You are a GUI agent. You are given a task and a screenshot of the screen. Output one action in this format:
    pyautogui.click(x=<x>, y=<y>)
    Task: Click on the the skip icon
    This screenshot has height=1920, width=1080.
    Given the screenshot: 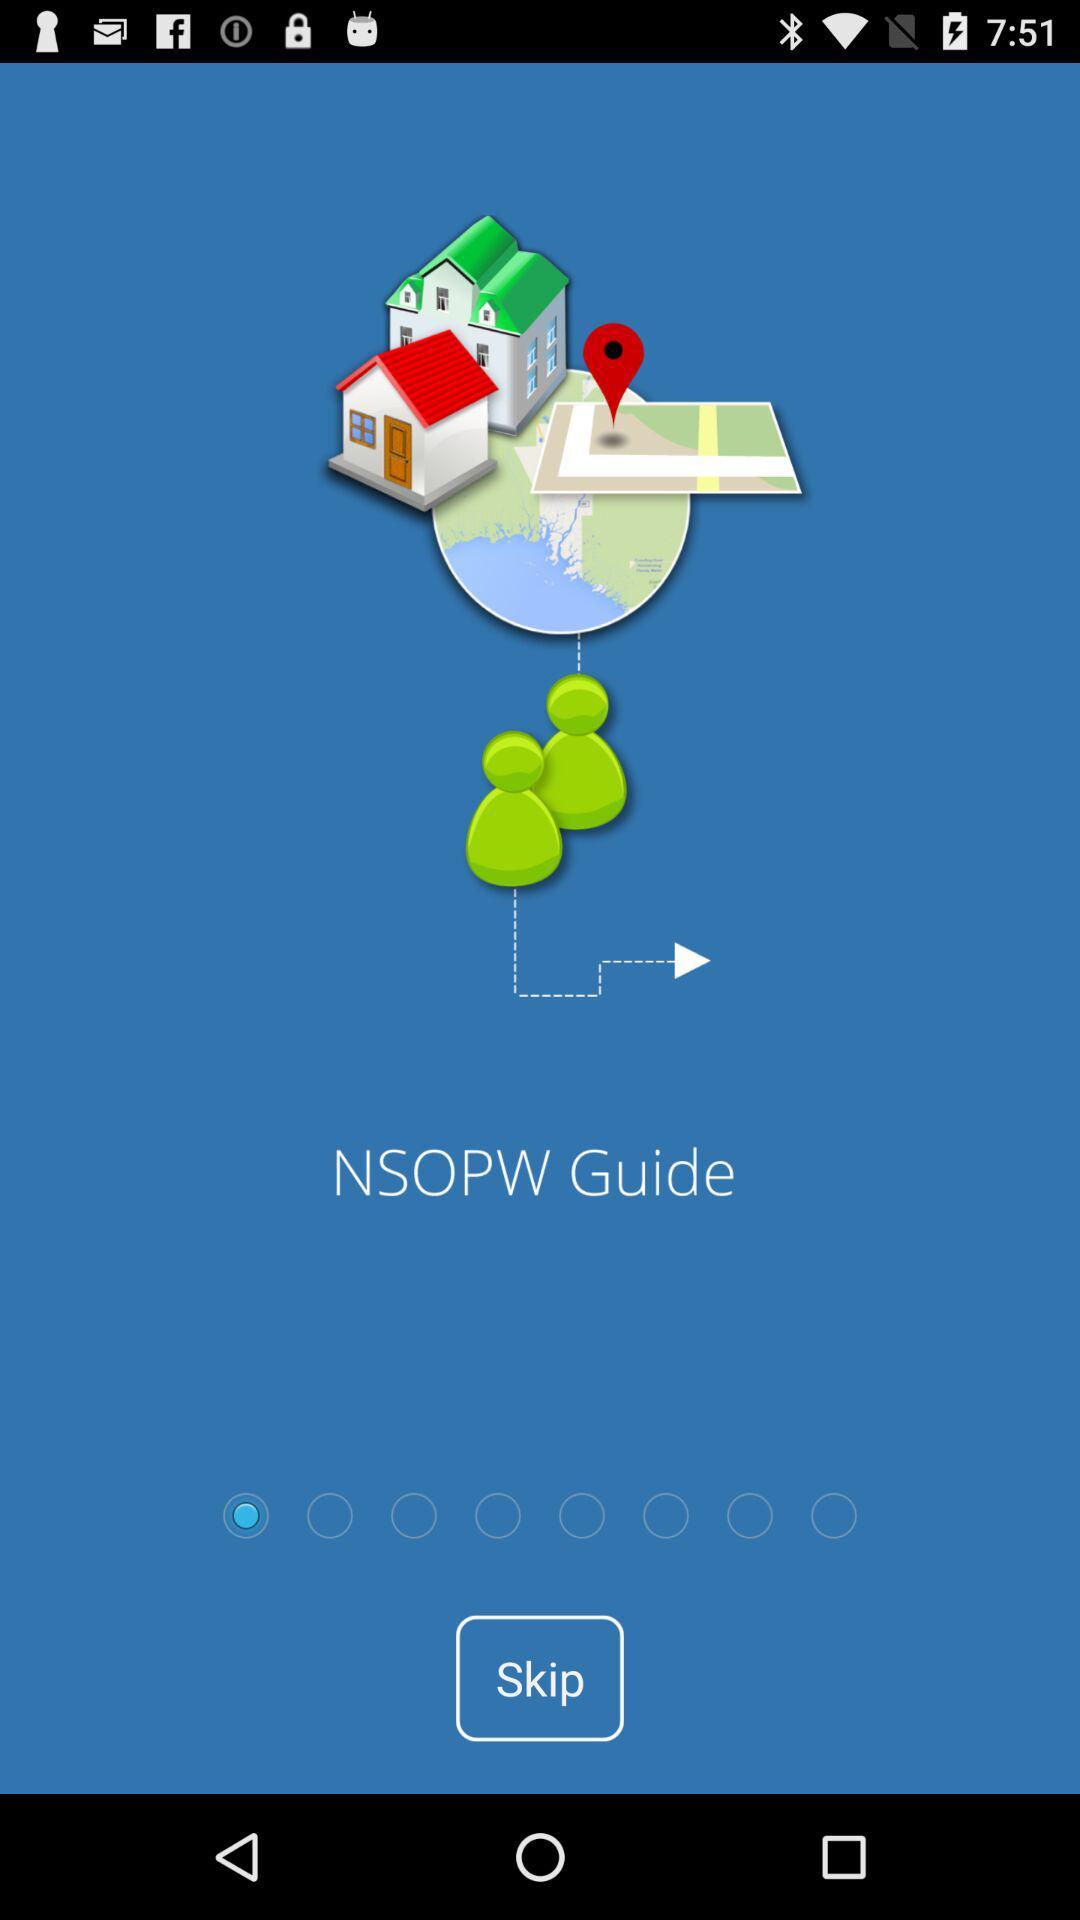 What is the action you would take?
    pyautogui.click(x=540, y=1678)
    